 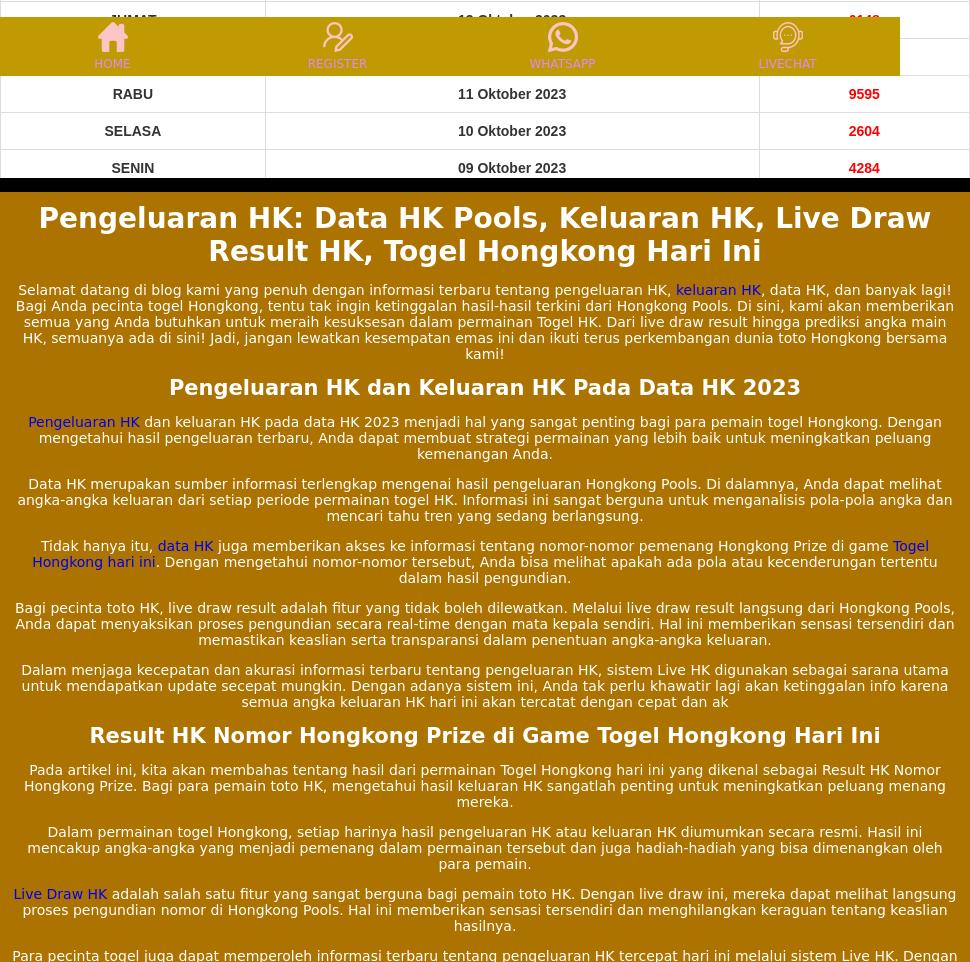 I want to click on 'Live Draw HK', so click(x=59, y=892).